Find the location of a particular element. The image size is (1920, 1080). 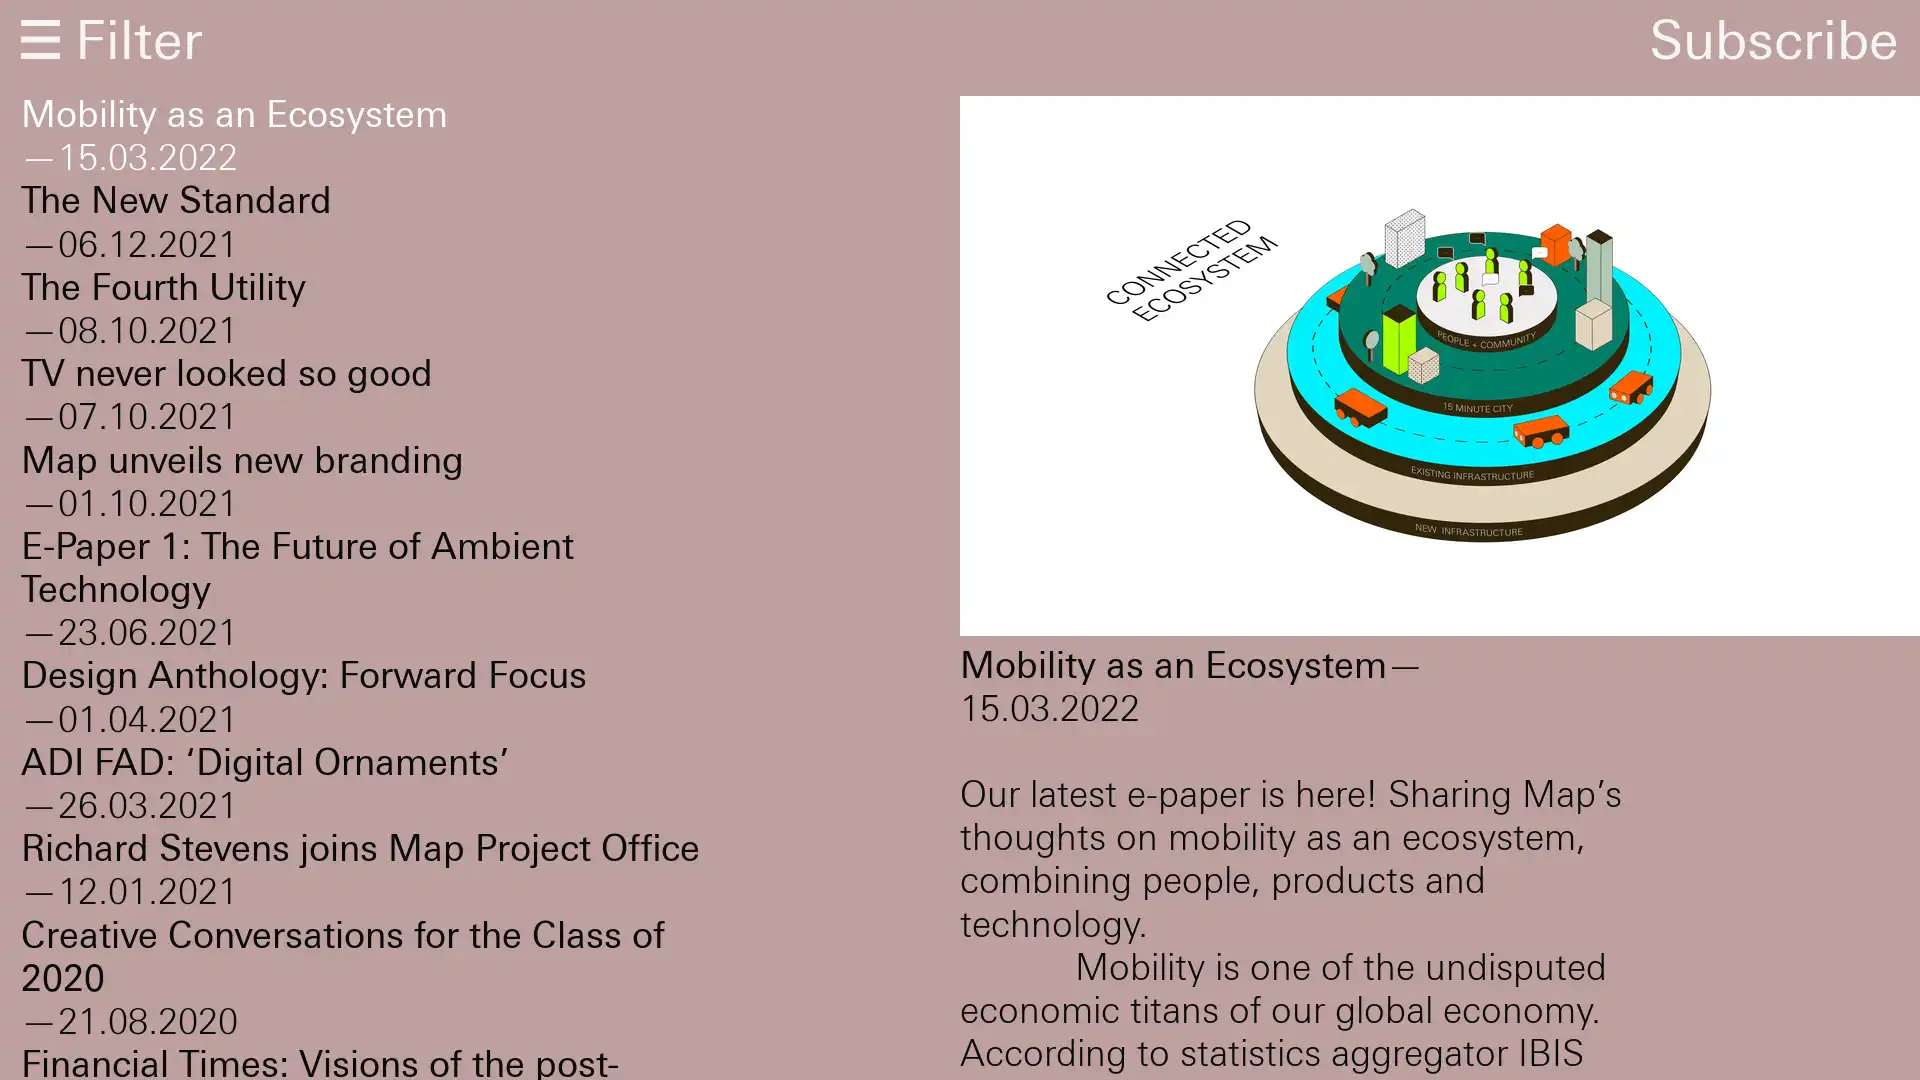

Subscribe is located at coordinates (99, 376).